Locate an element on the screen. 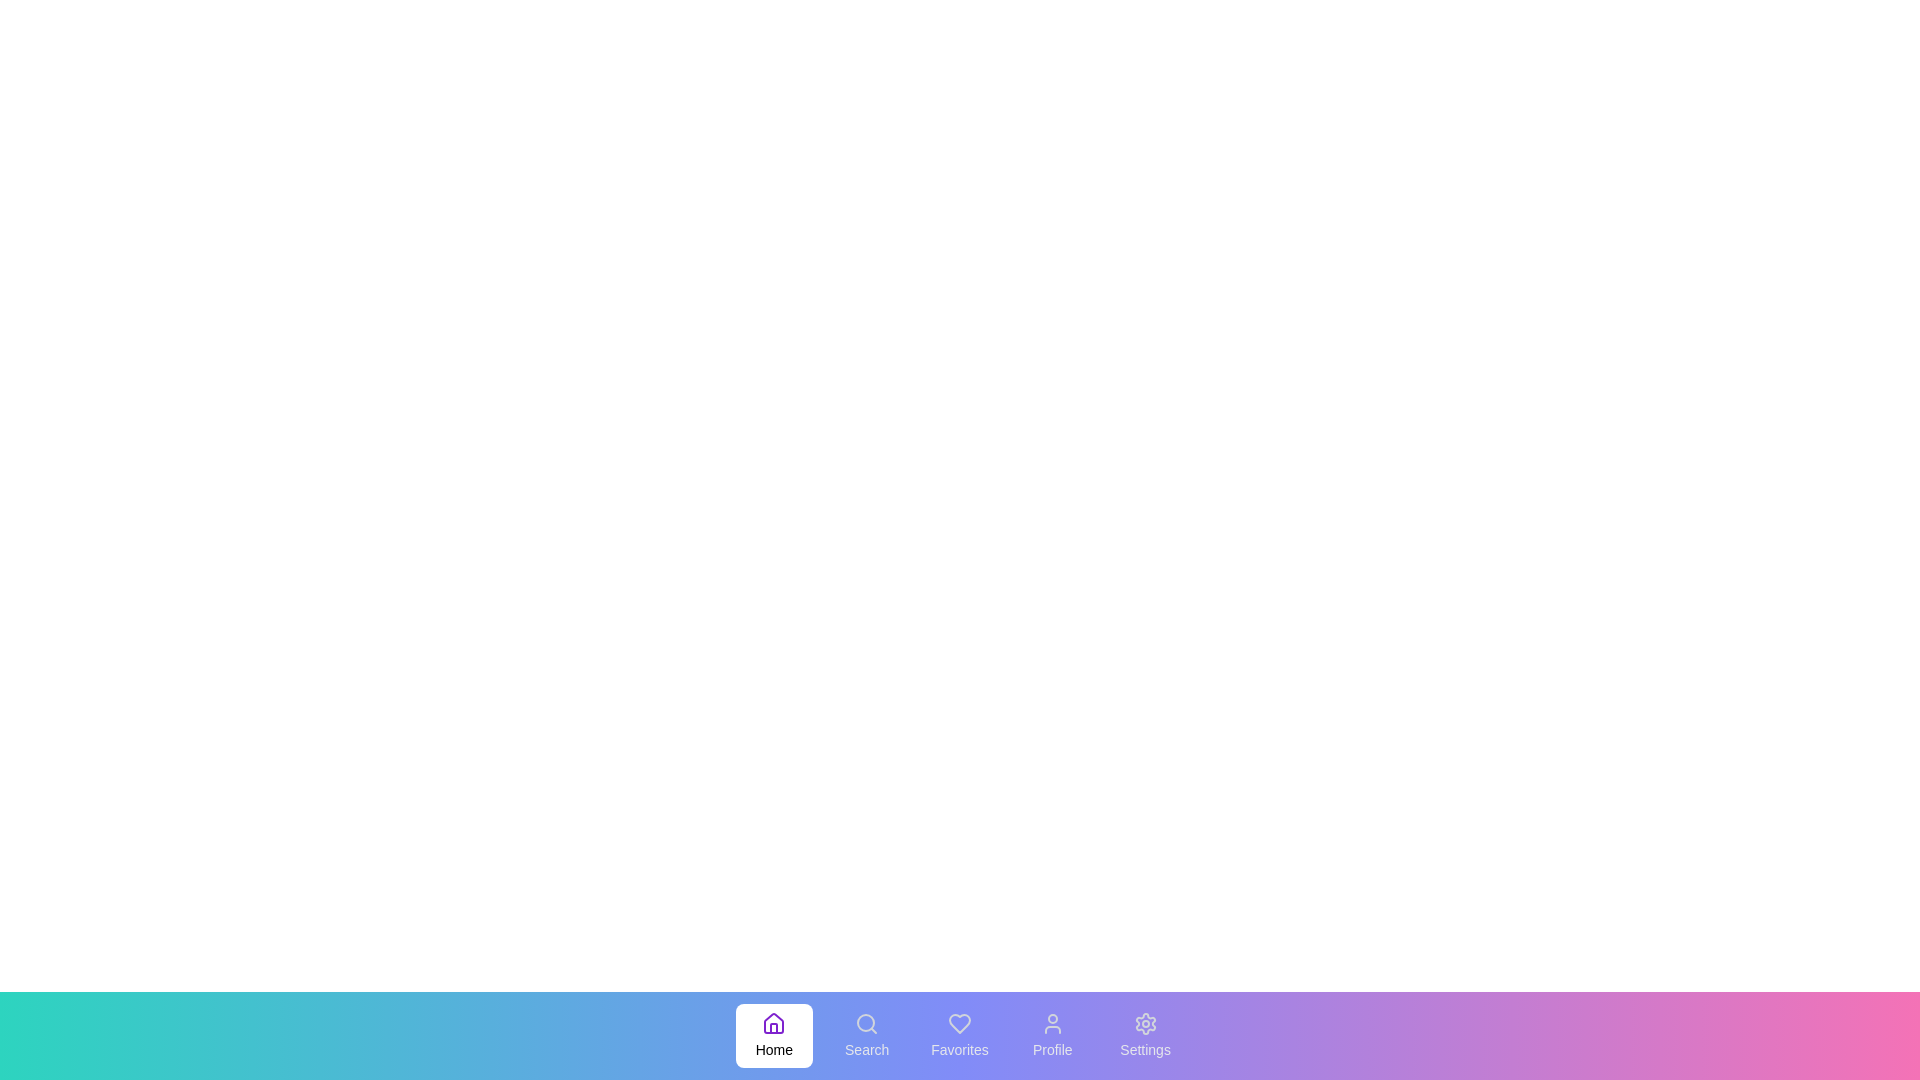  the 'Home' button in the bottom navigation bar is located at coordinates (772, 1035).